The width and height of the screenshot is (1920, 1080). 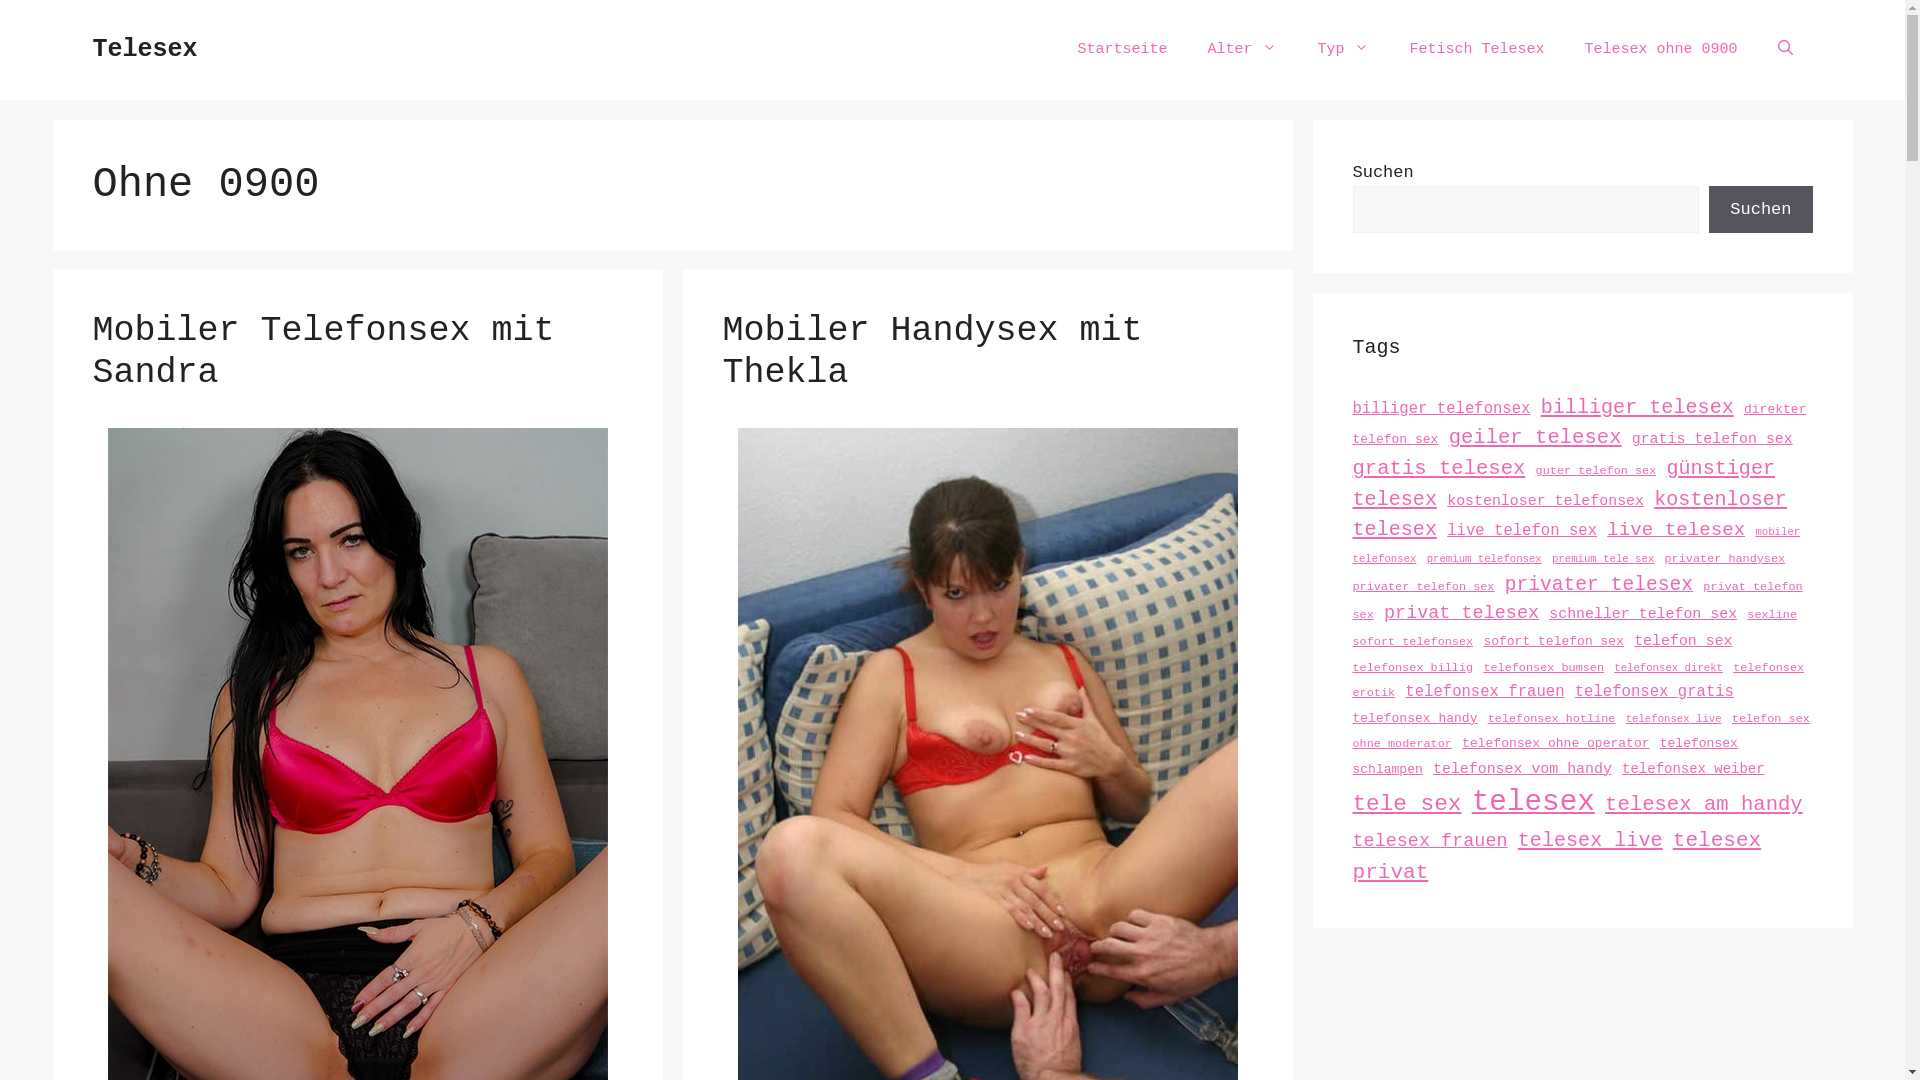 I want to click on 'telefonsex live', so click(x=1674, y=716).